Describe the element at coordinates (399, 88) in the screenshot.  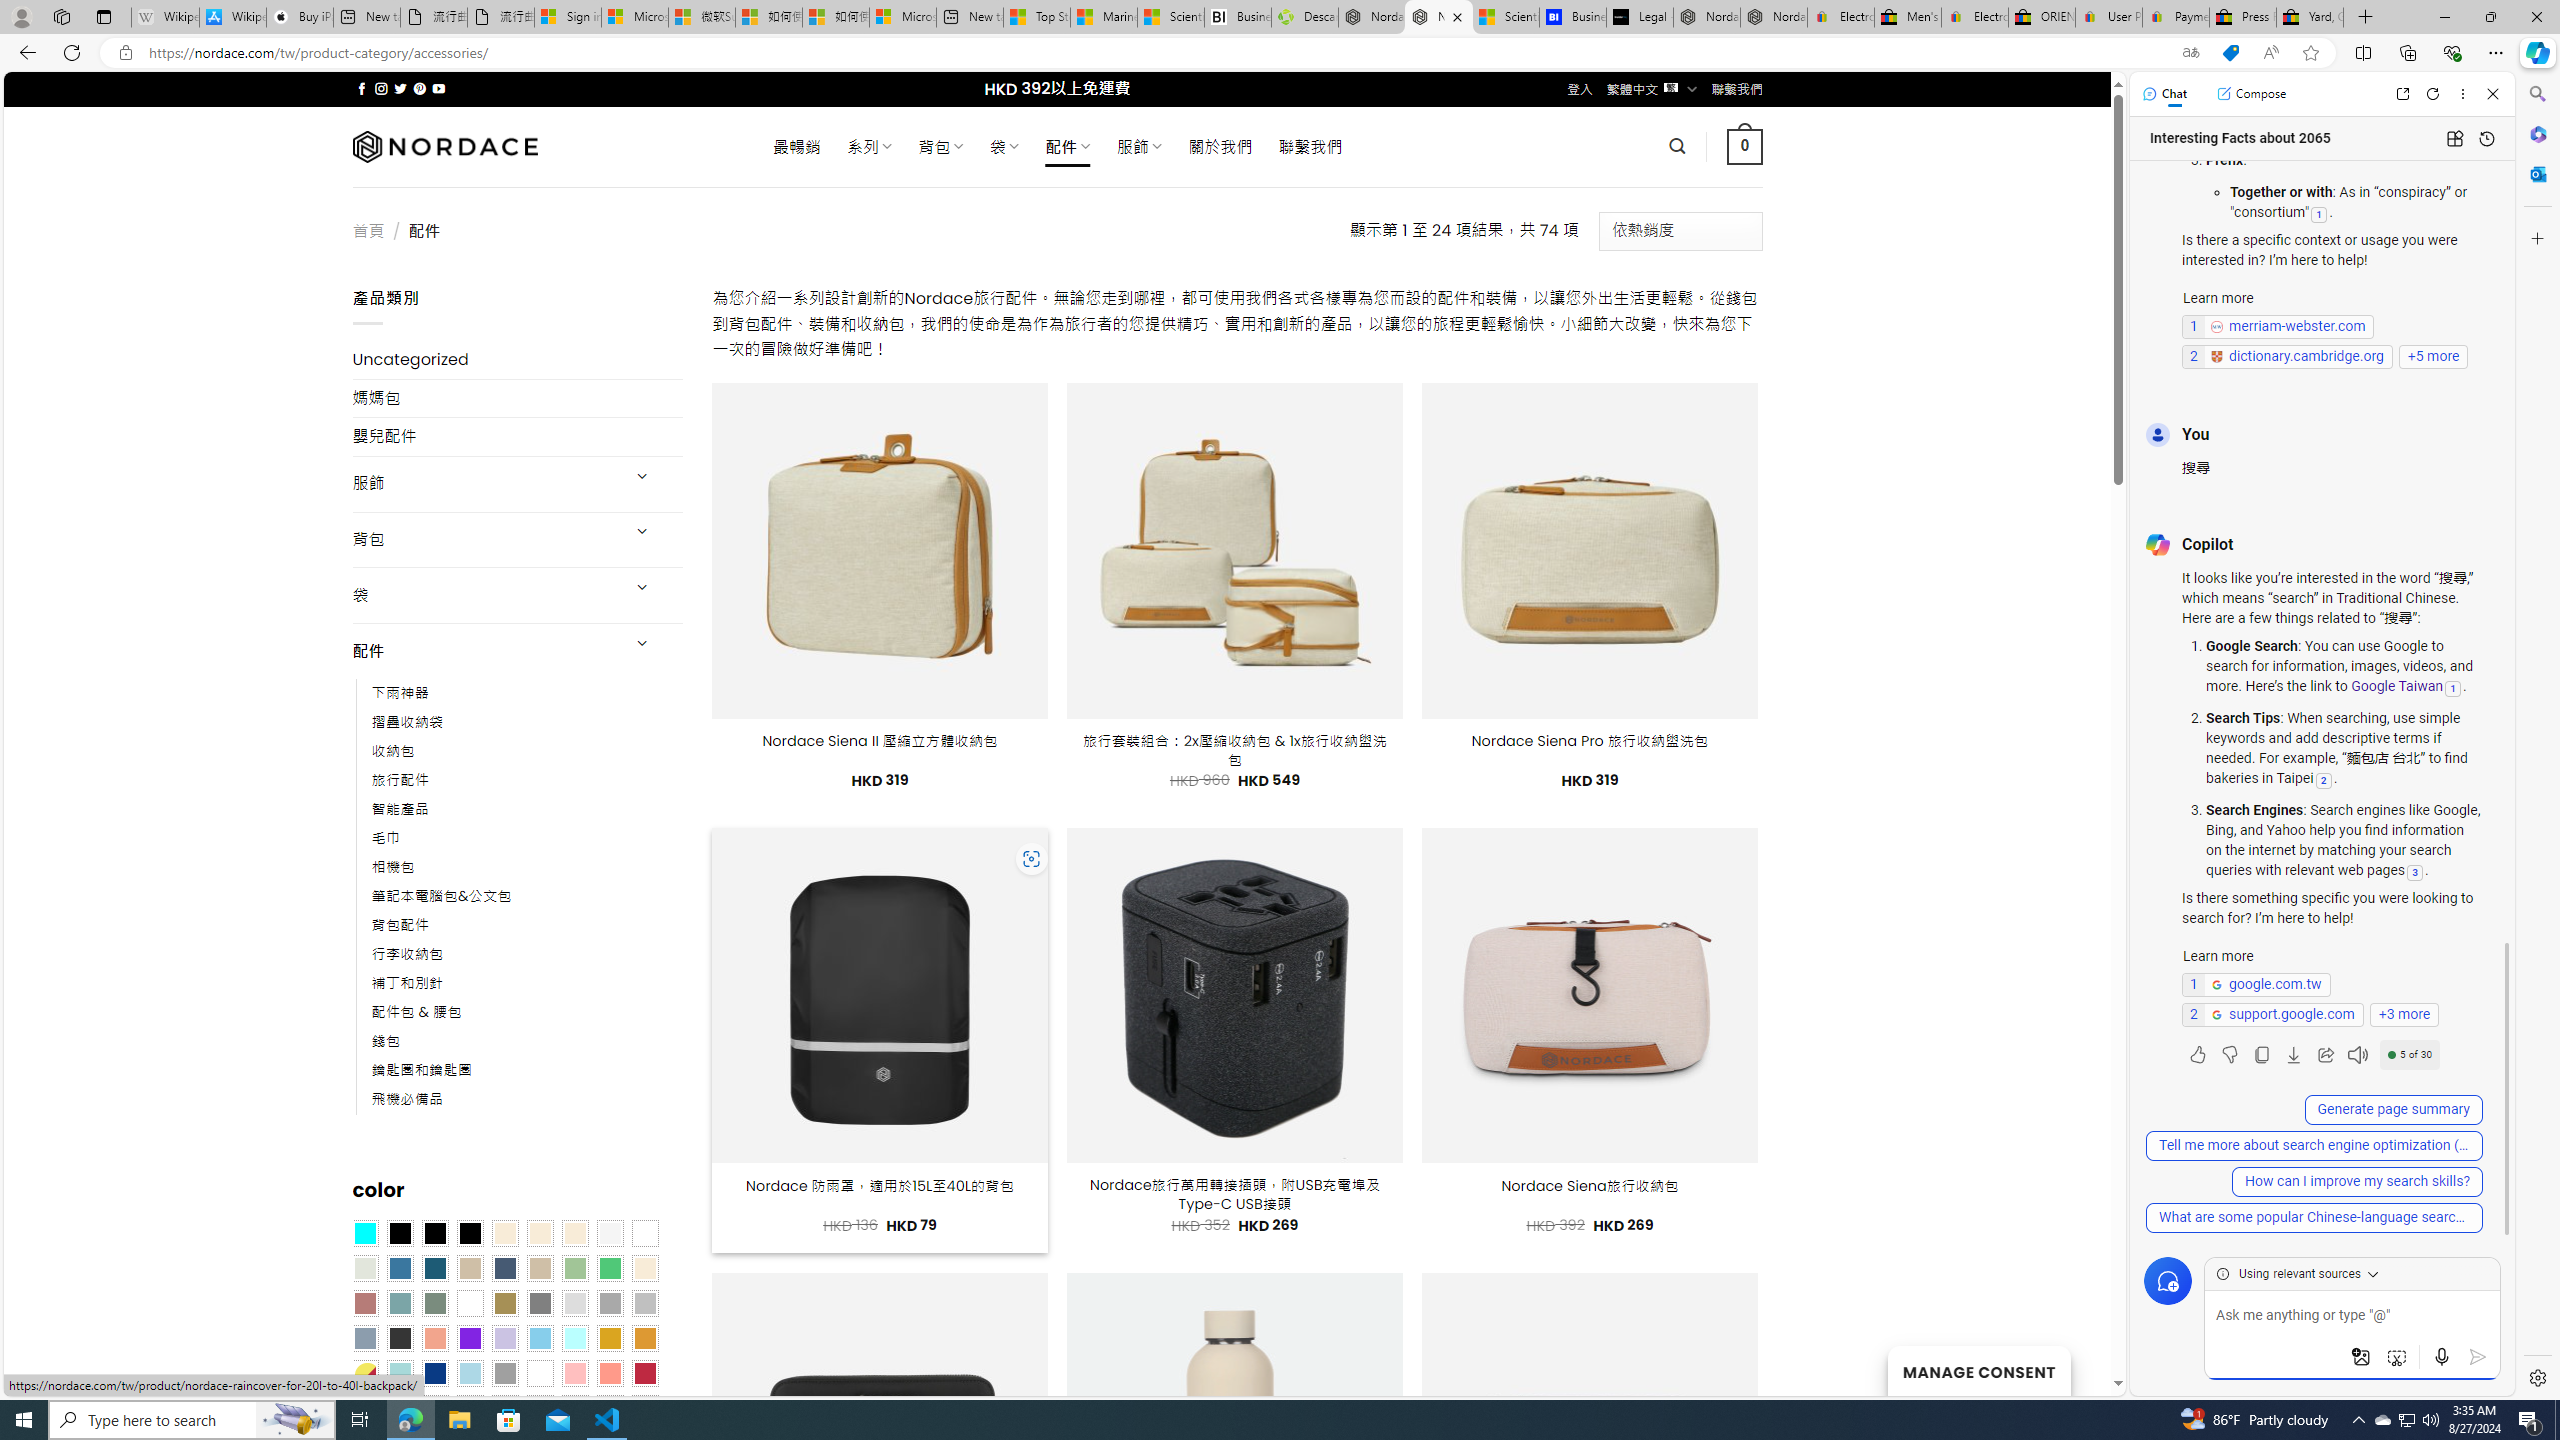
I see `'Follow on Twitter'` at that location.